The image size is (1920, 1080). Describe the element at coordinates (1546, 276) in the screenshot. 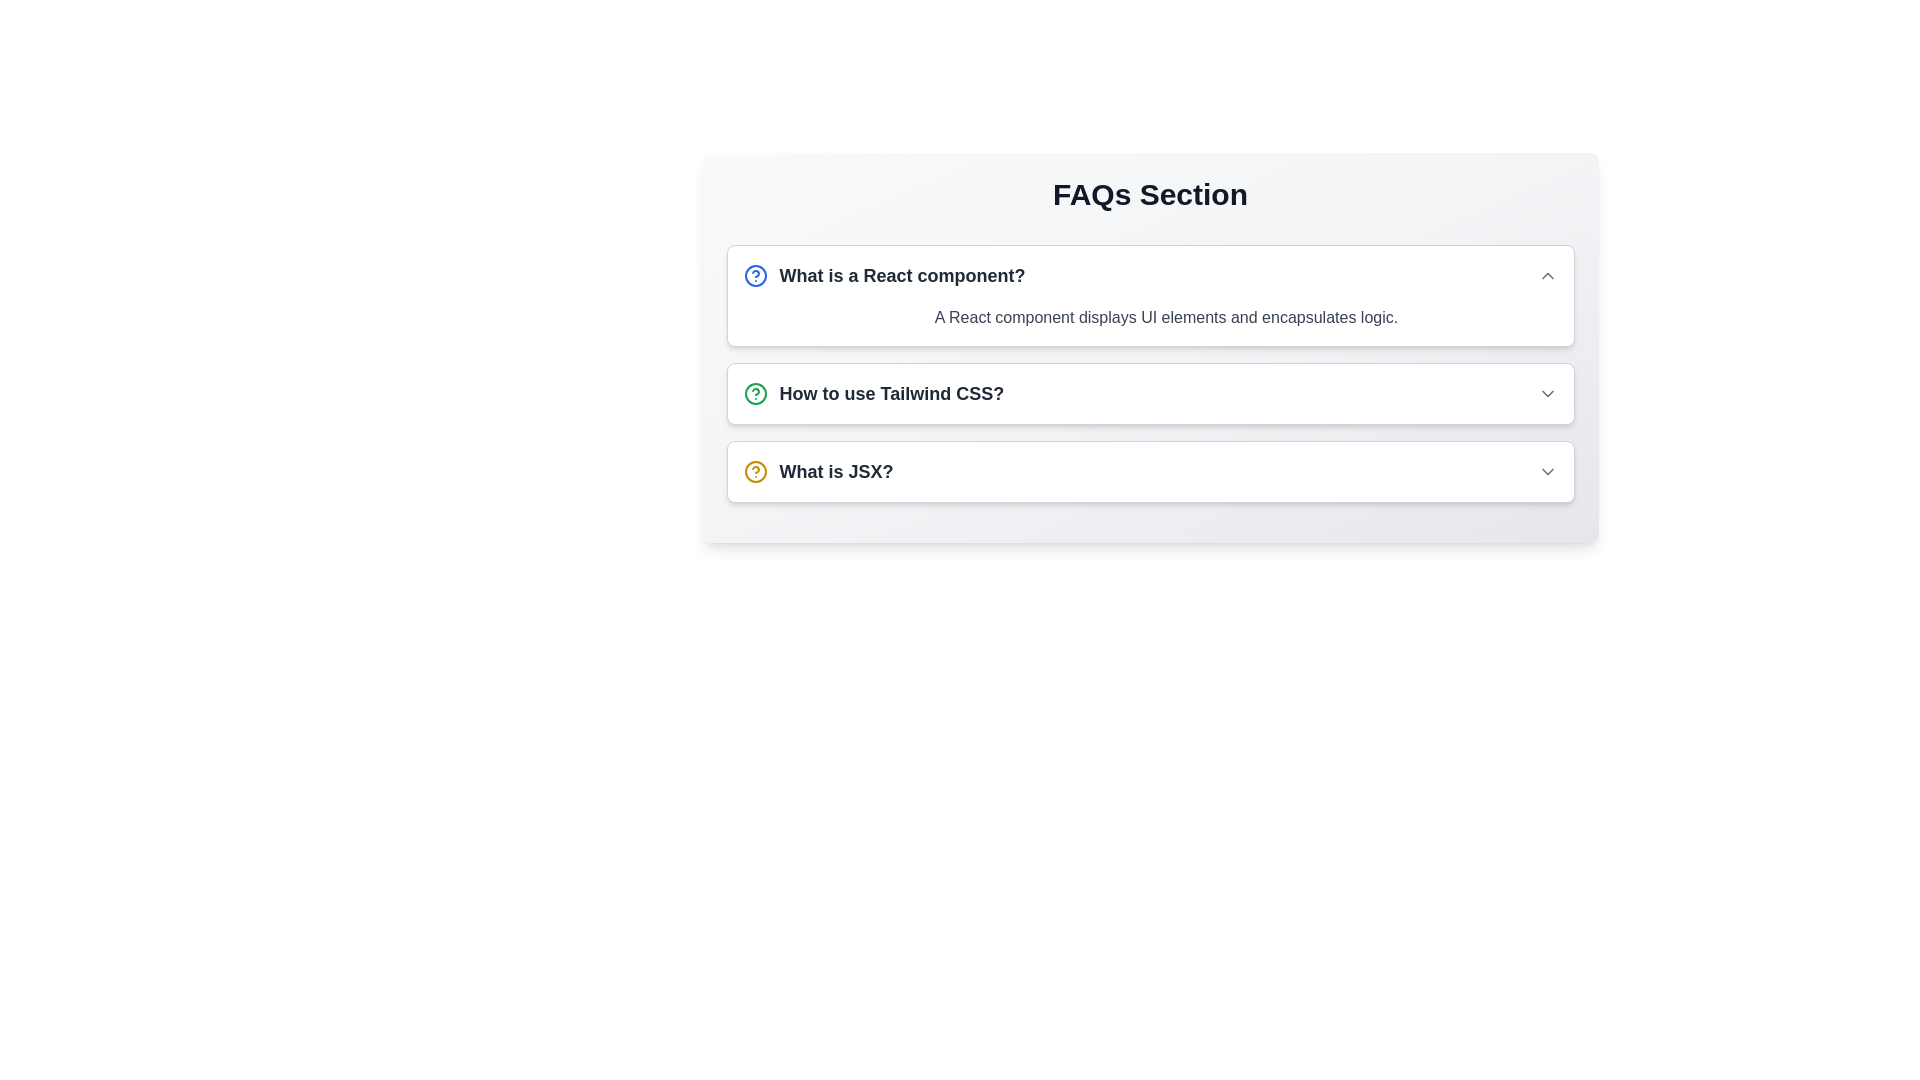

I see `the toggle icon indicating the expanded state of the FAQ titled 'What is a React component?'` at that location.